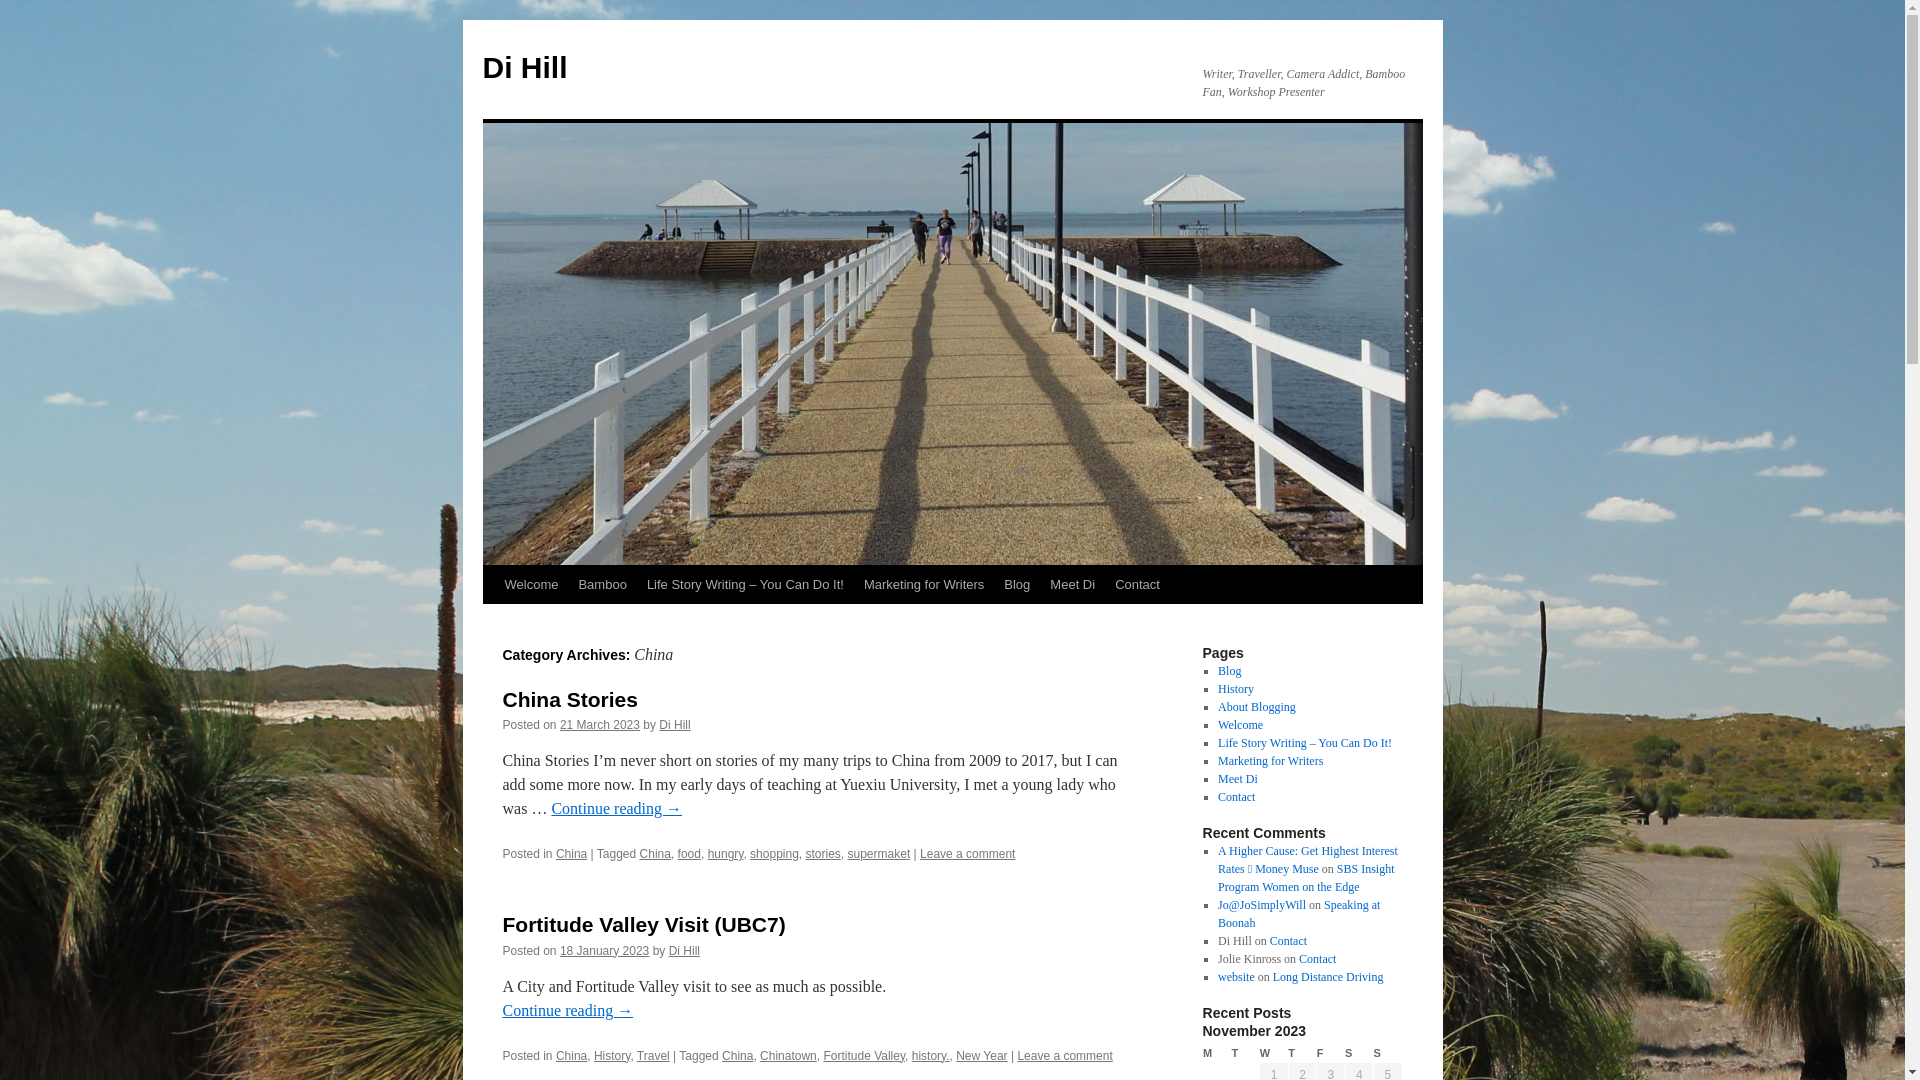 This screenshot has width=1920, height=1080. Describe the element at coordinates (787, 1055) in the screenshot. I see `'Chinatown'` at that location.